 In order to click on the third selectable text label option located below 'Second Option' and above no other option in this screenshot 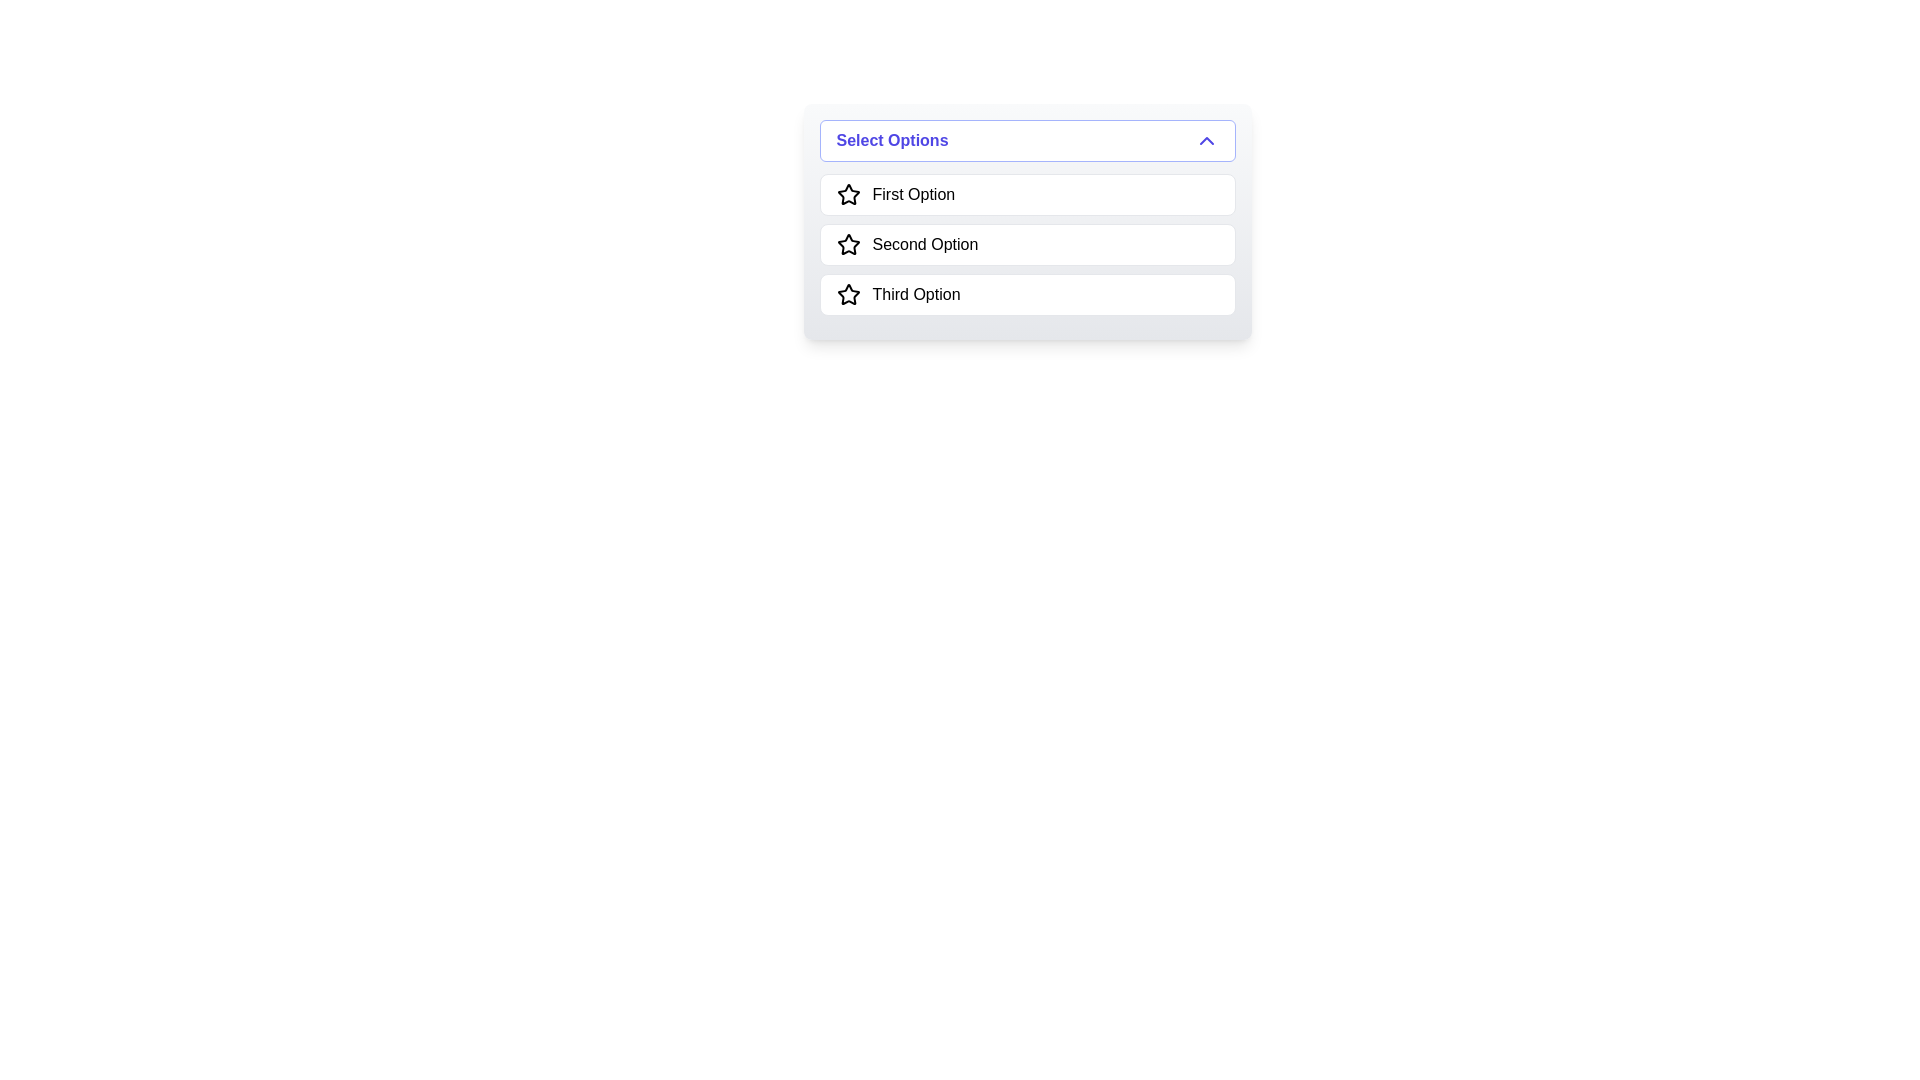, I will do `click(915, 294)`.